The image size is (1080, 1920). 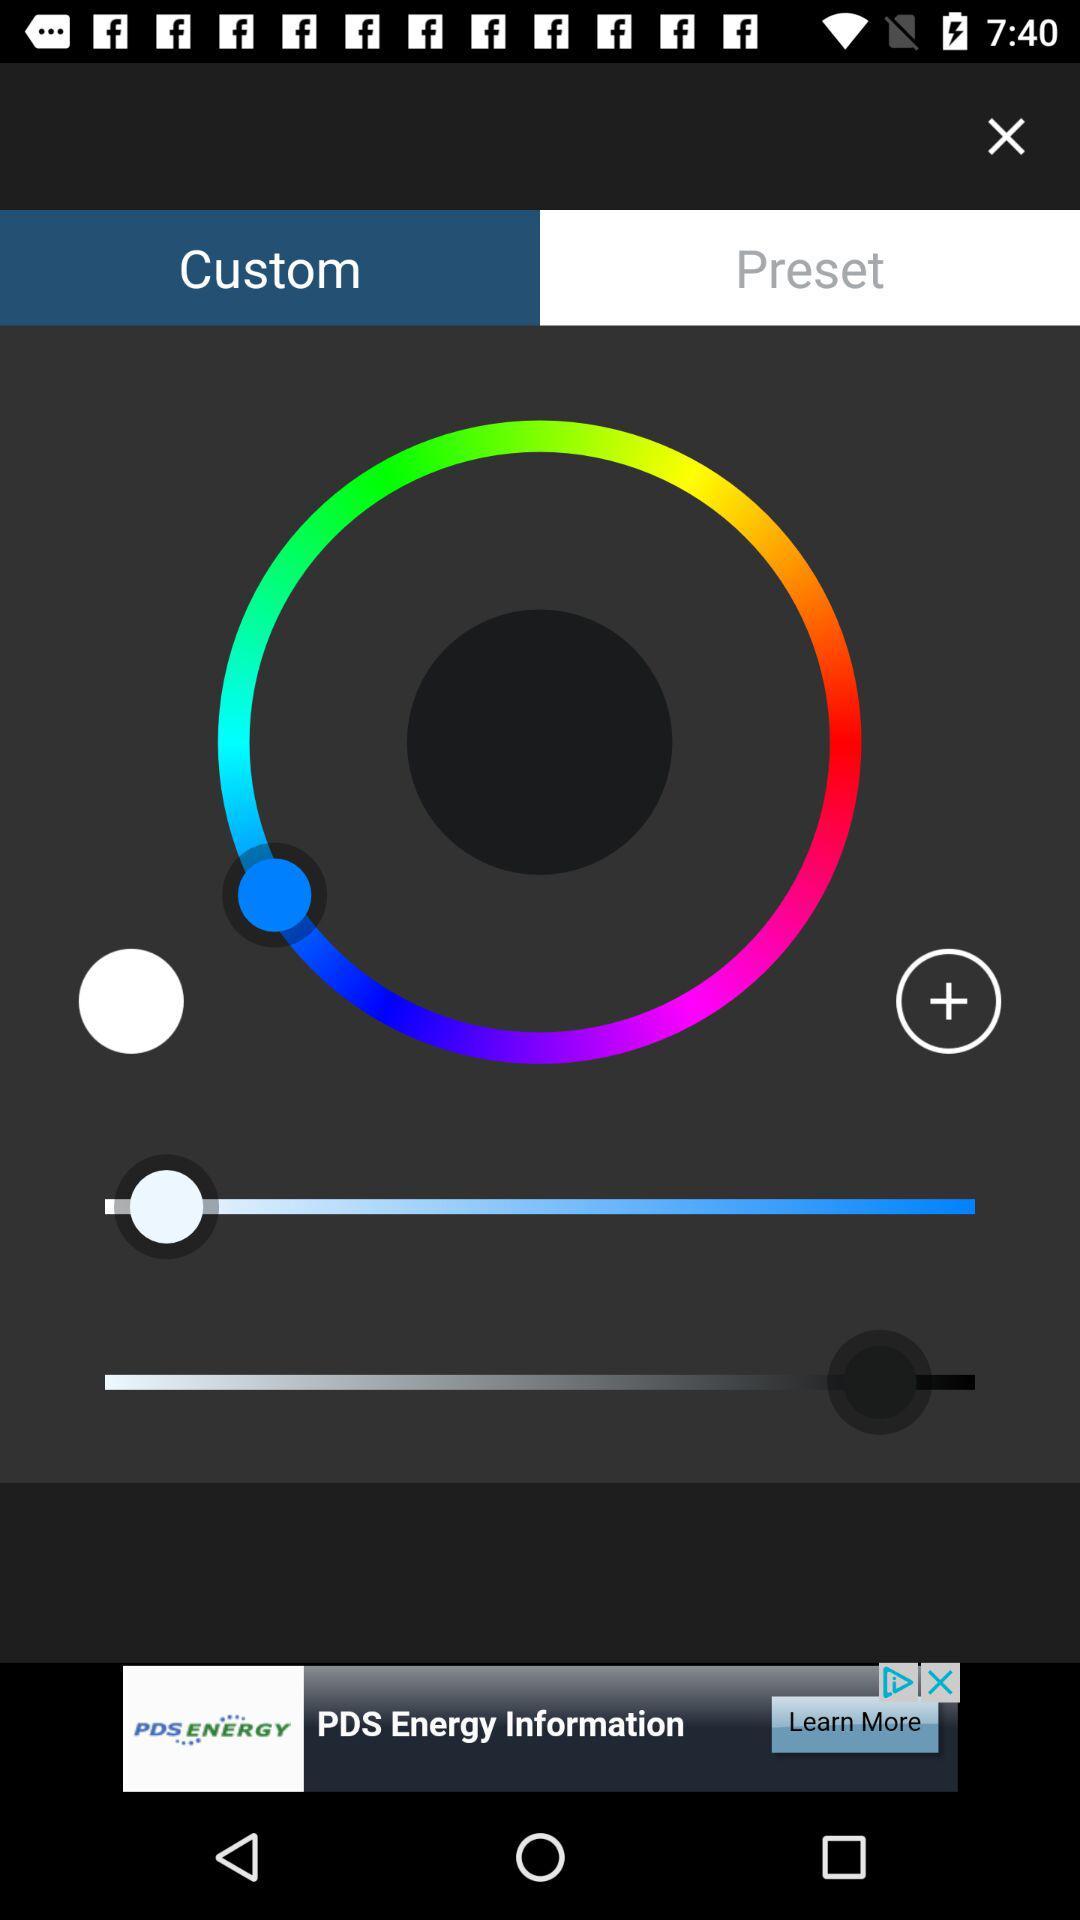 What do you see at coordinates (131, 1001) in the screenshot?
I see `to select white color` at bounding box center [131, 1001].